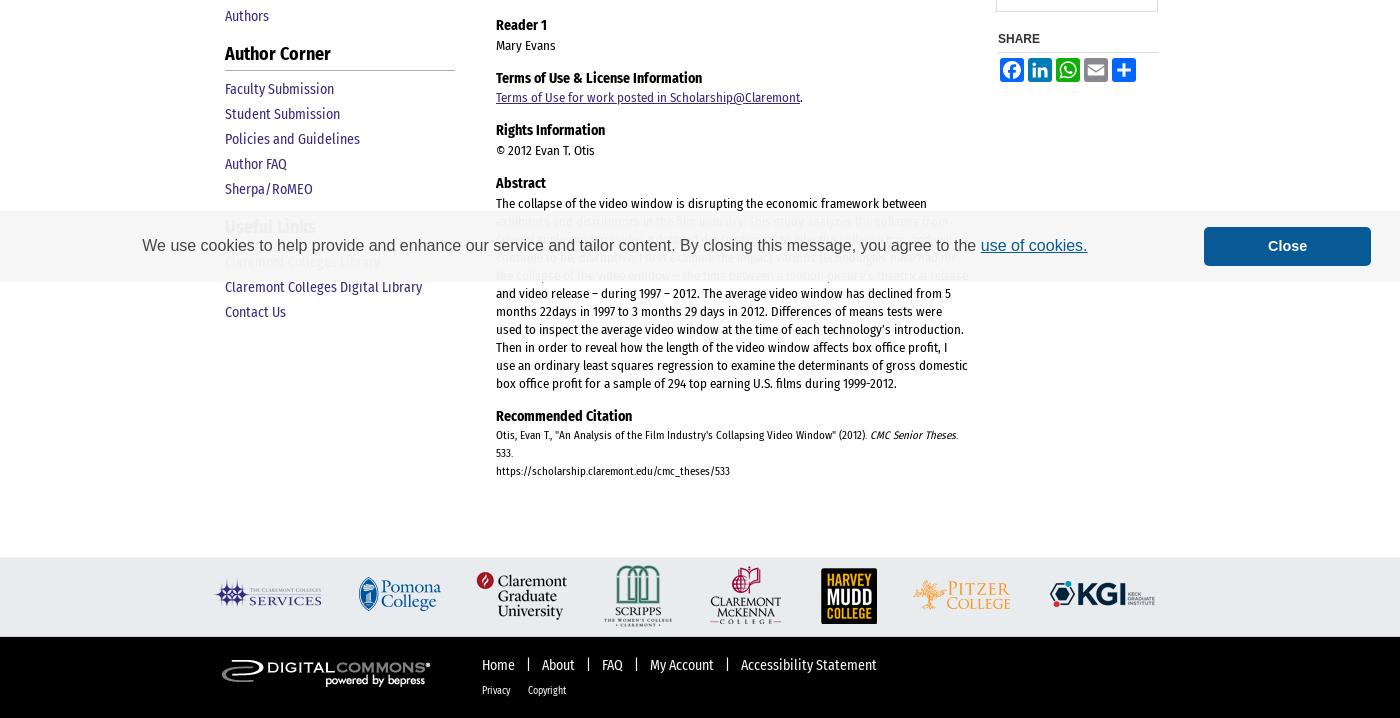 Image resolution: width=1400 pixels, height=718 pixels. Describe the element at coordinates (1287, 245) in the screenshot. I see `'Close'` at that location.